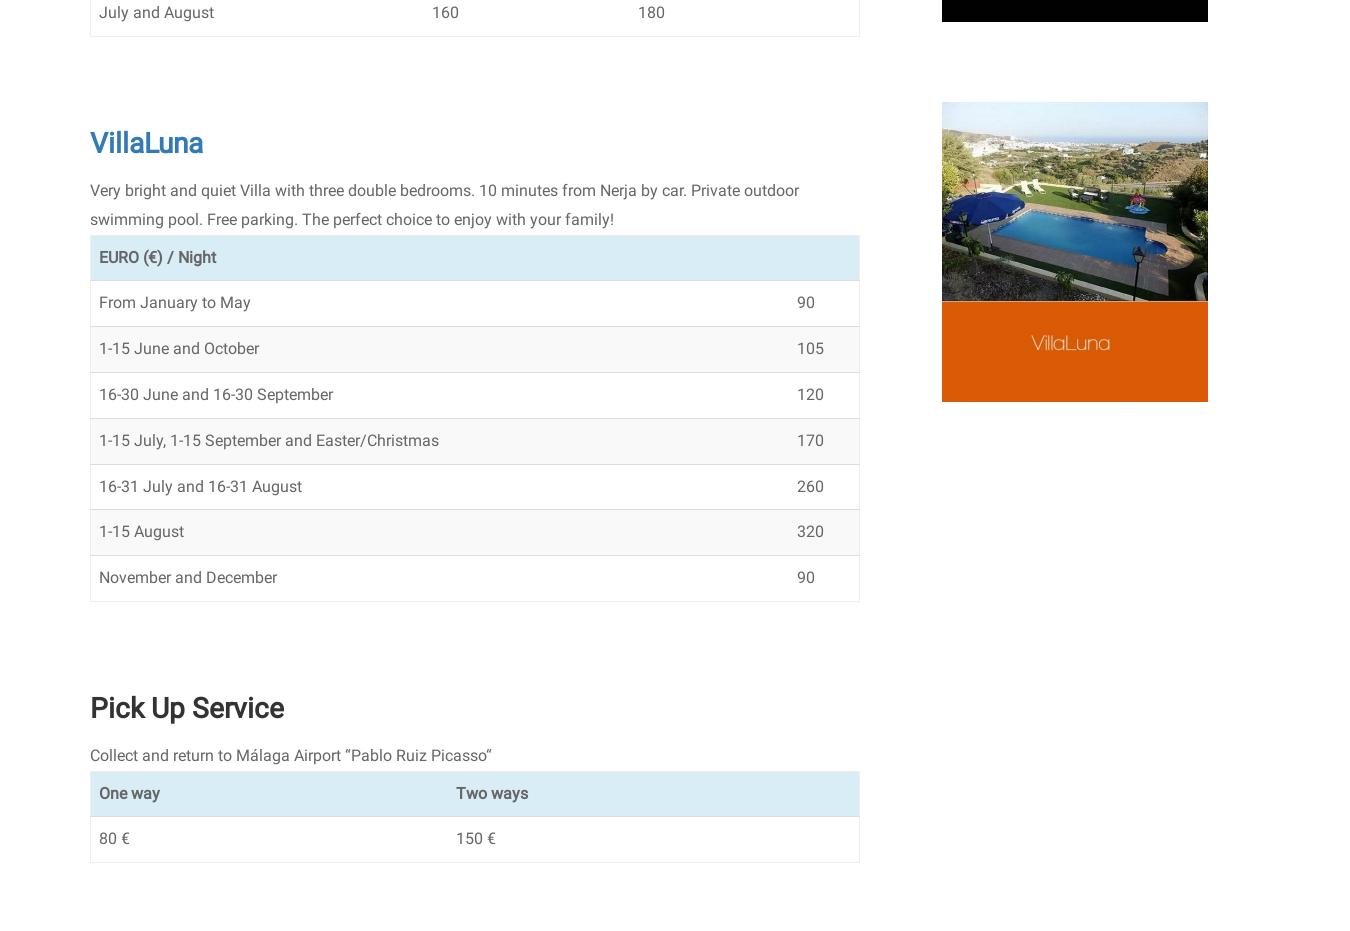  I want to click on '160', so click(444, 11).